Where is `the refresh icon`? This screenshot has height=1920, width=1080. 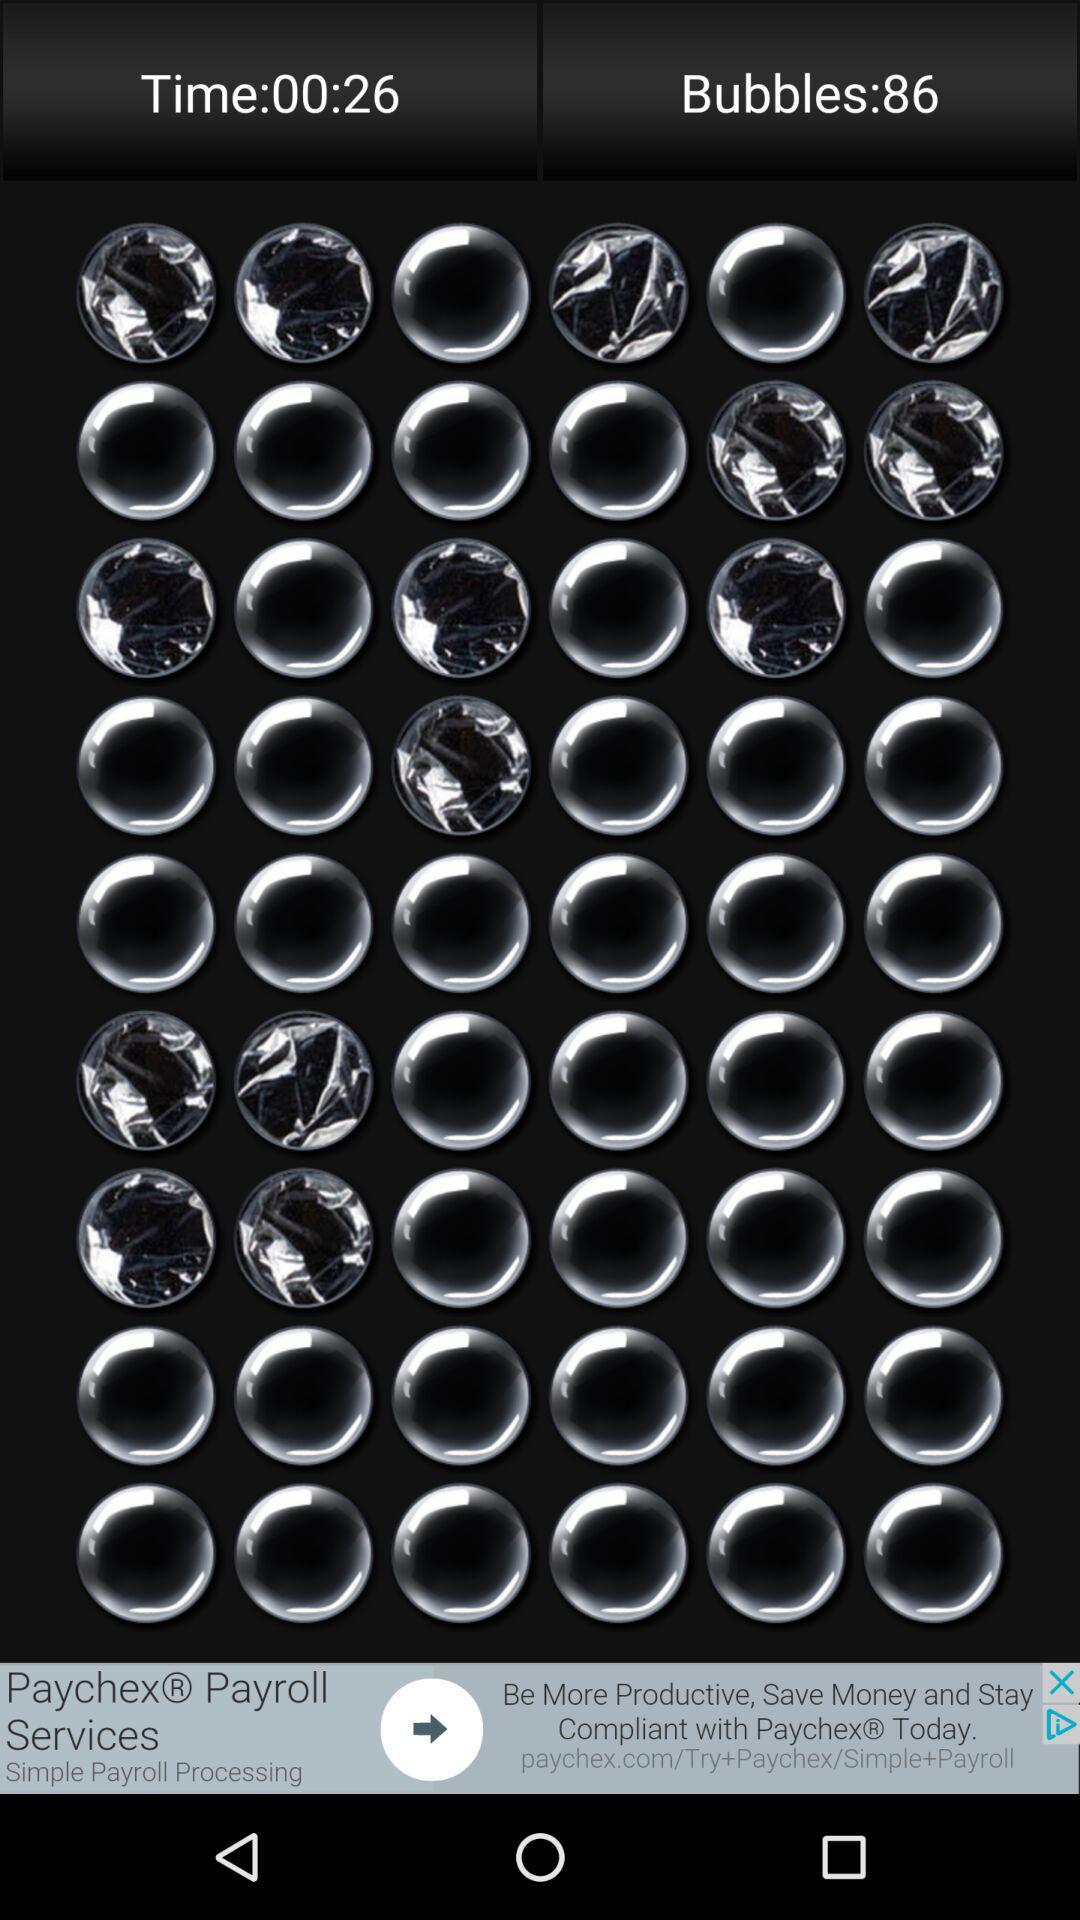
the refresh icon is located at coordinates (617, 1325).